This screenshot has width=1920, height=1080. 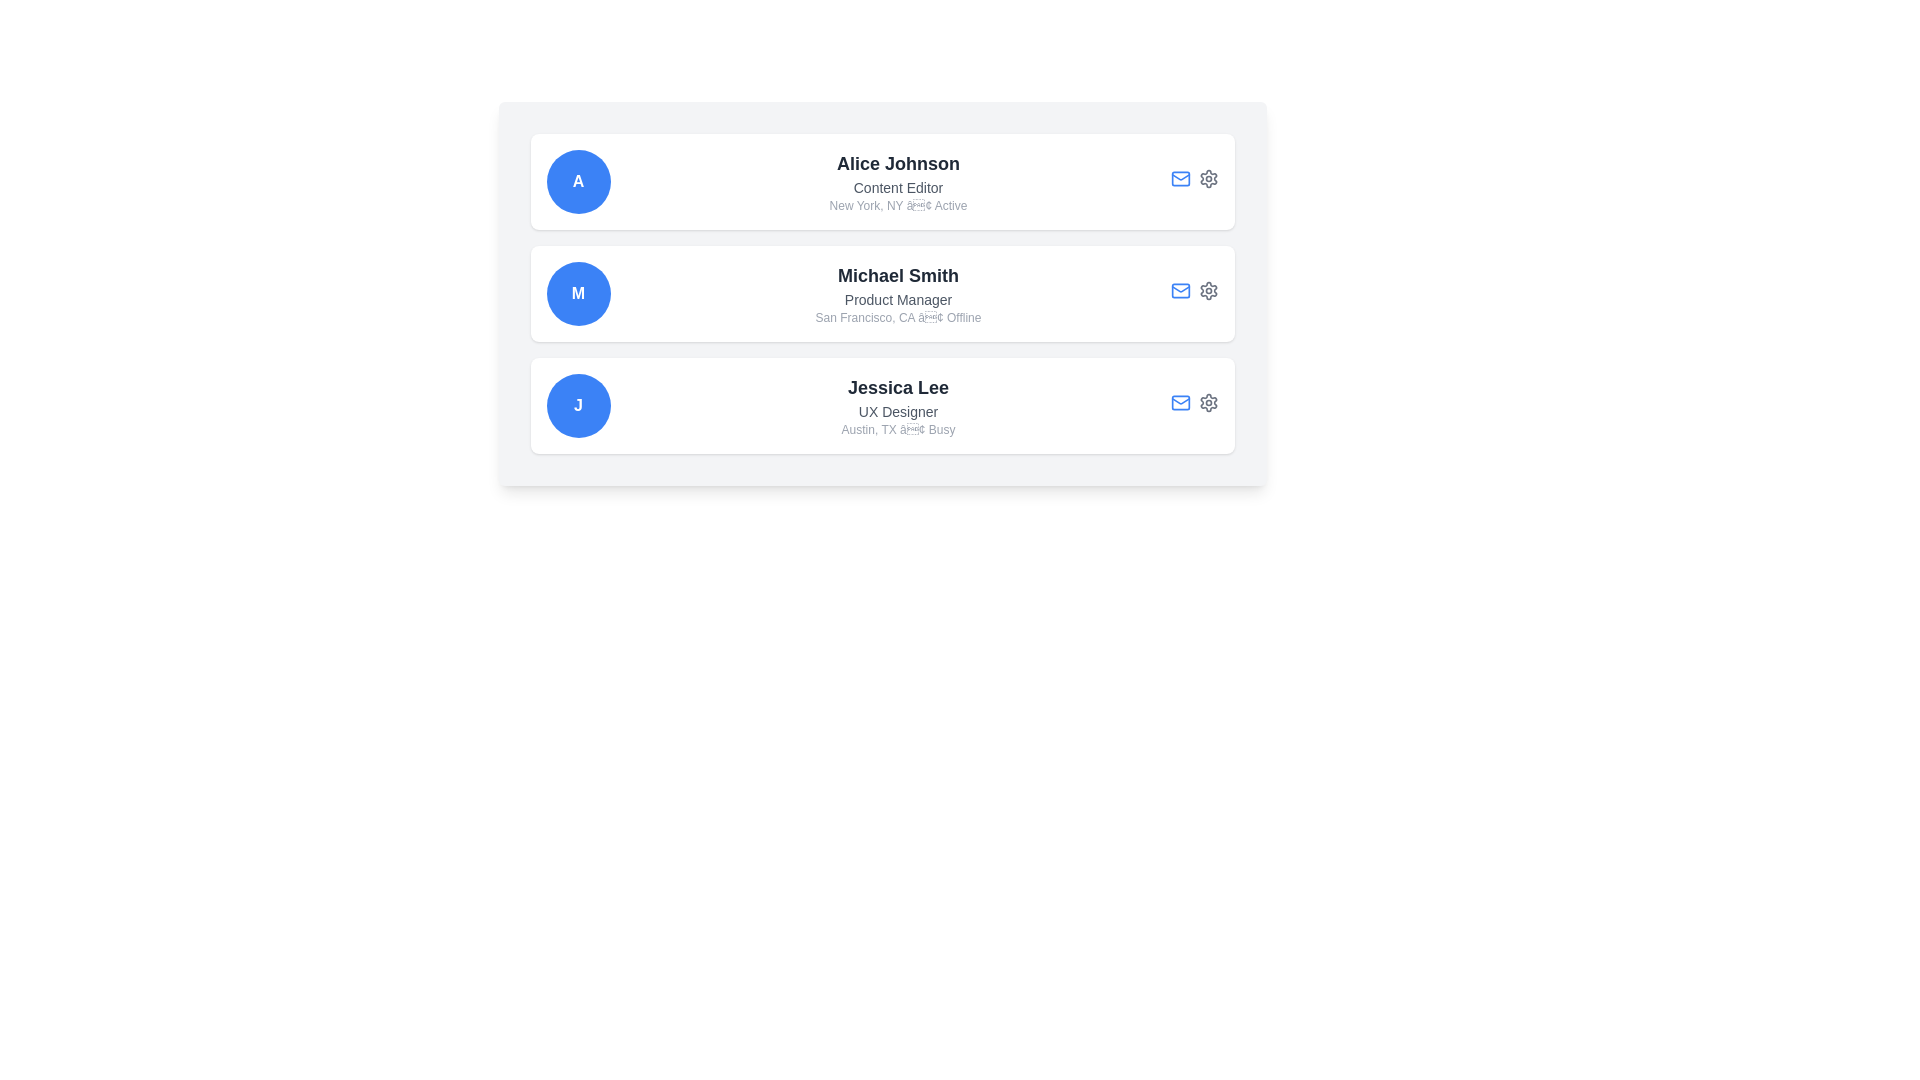 I want to click on the Text label that provides location and status information about an individual in the user profile, positioned below 'Michael Smith' and 'Product Manager', so click(x=897, y=316).